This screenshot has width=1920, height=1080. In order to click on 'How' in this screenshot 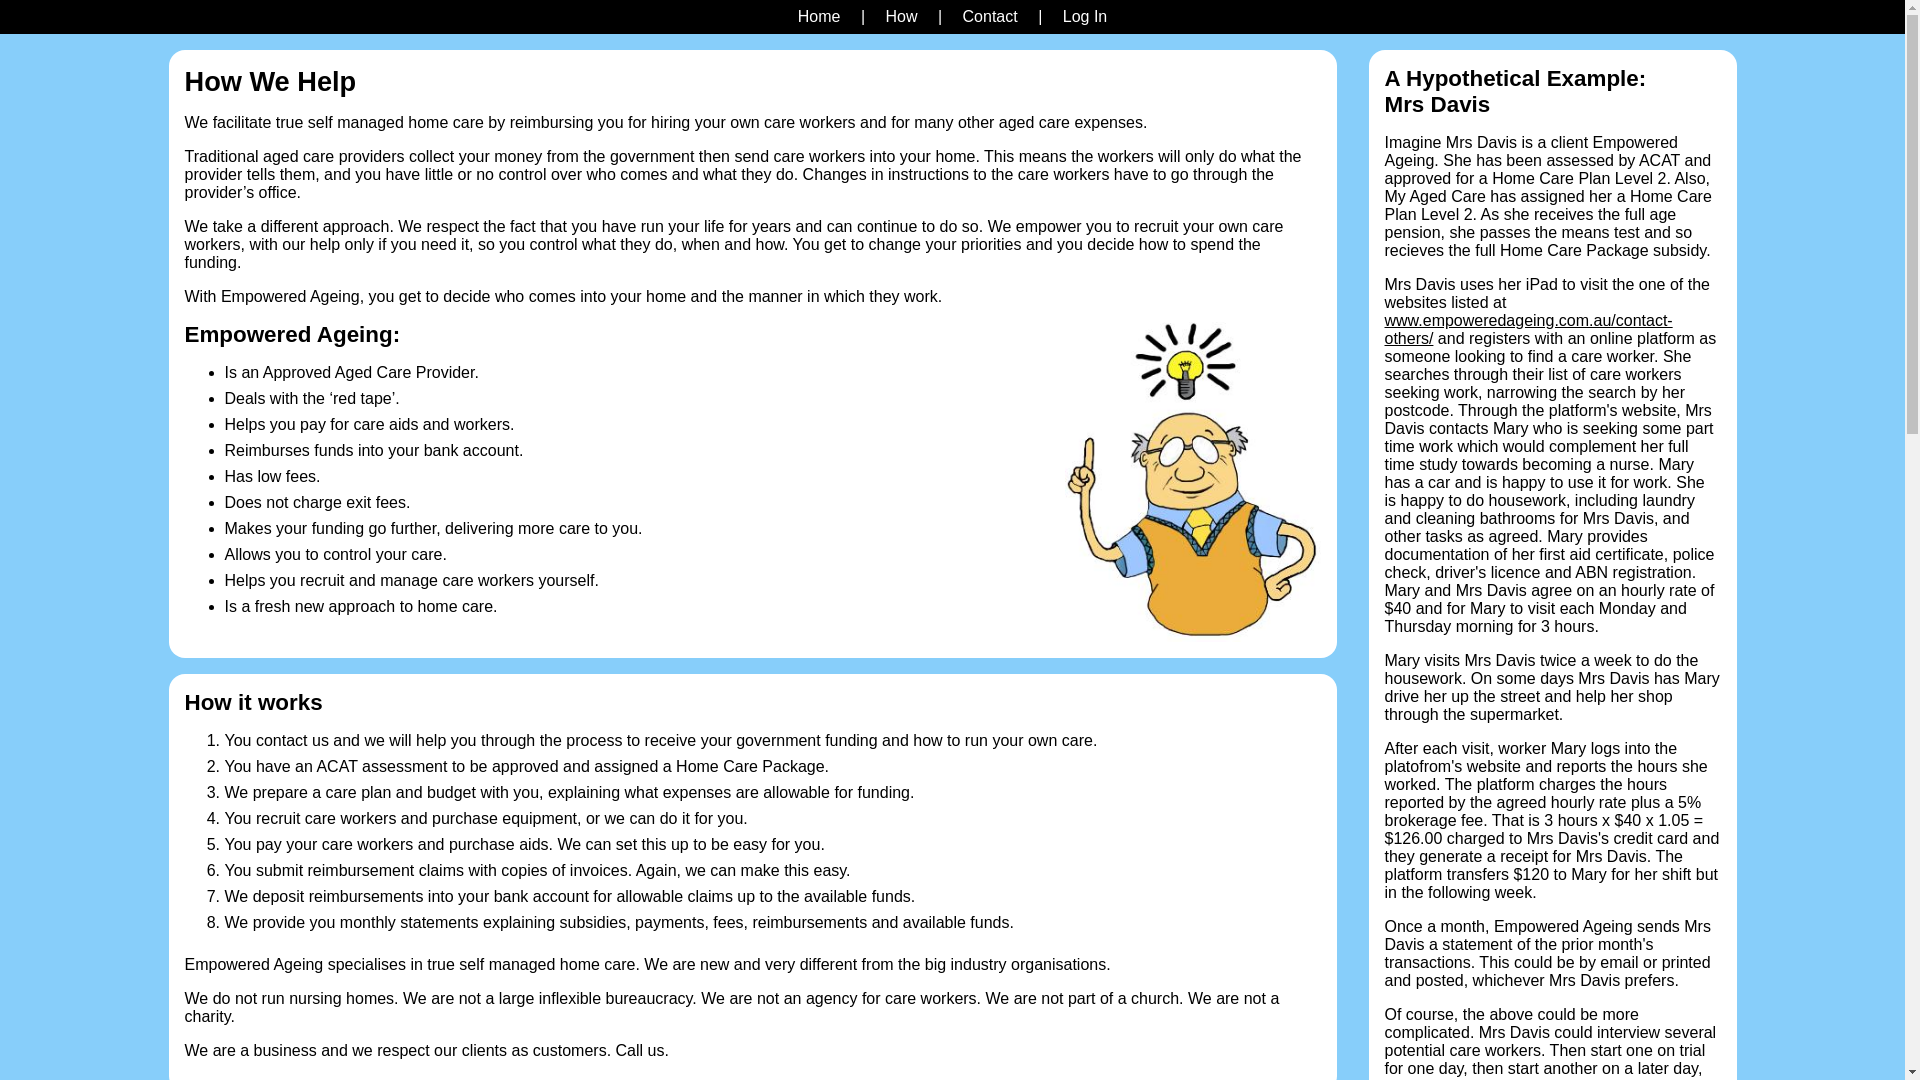, I will do `click(900, 16)`.